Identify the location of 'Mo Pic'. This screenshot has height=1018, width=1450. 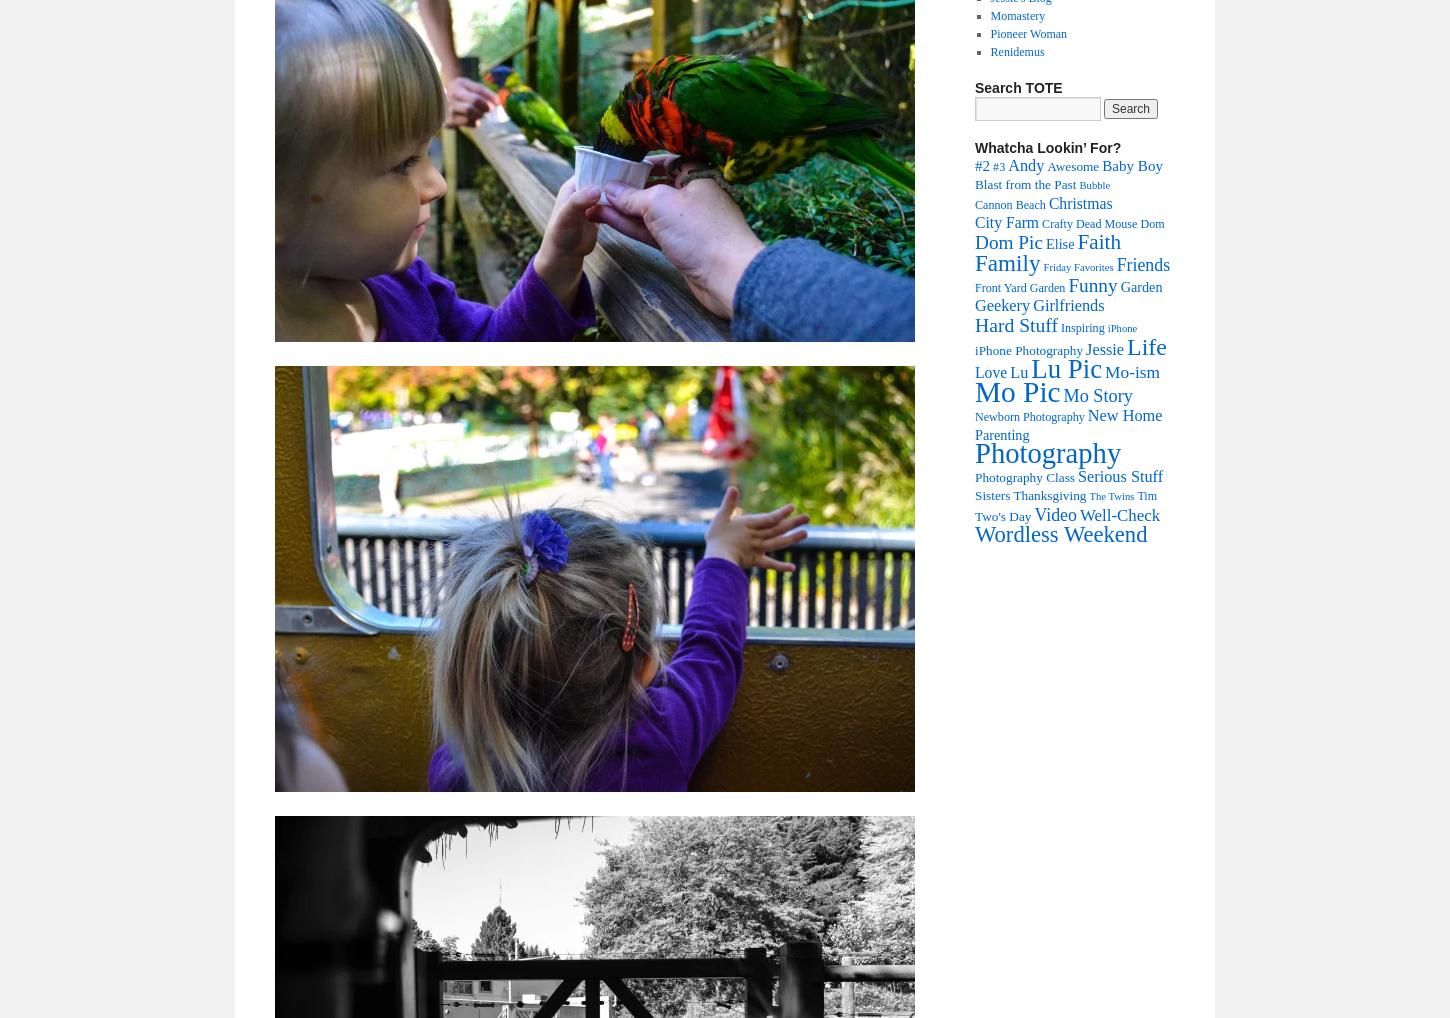
(974, 392).